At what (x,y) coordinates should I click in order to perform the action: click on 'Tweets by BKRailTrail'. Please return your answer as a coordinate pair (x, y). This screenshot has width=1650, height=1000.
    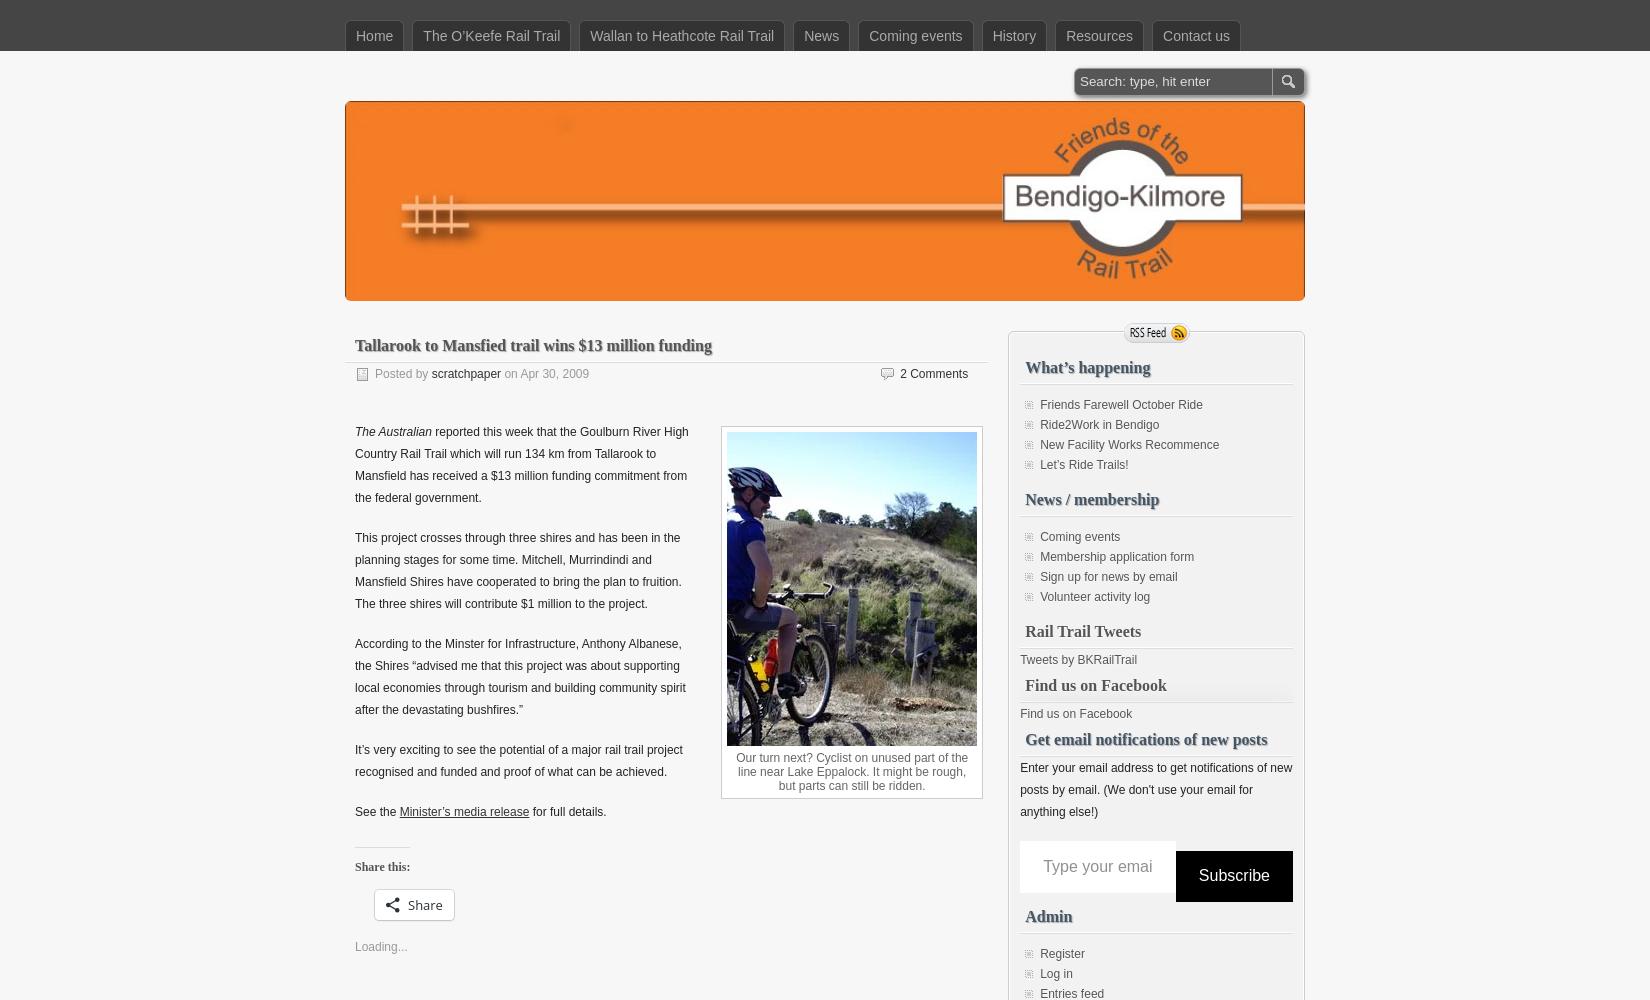
    Looking at the image, I should click on (1078, 660).